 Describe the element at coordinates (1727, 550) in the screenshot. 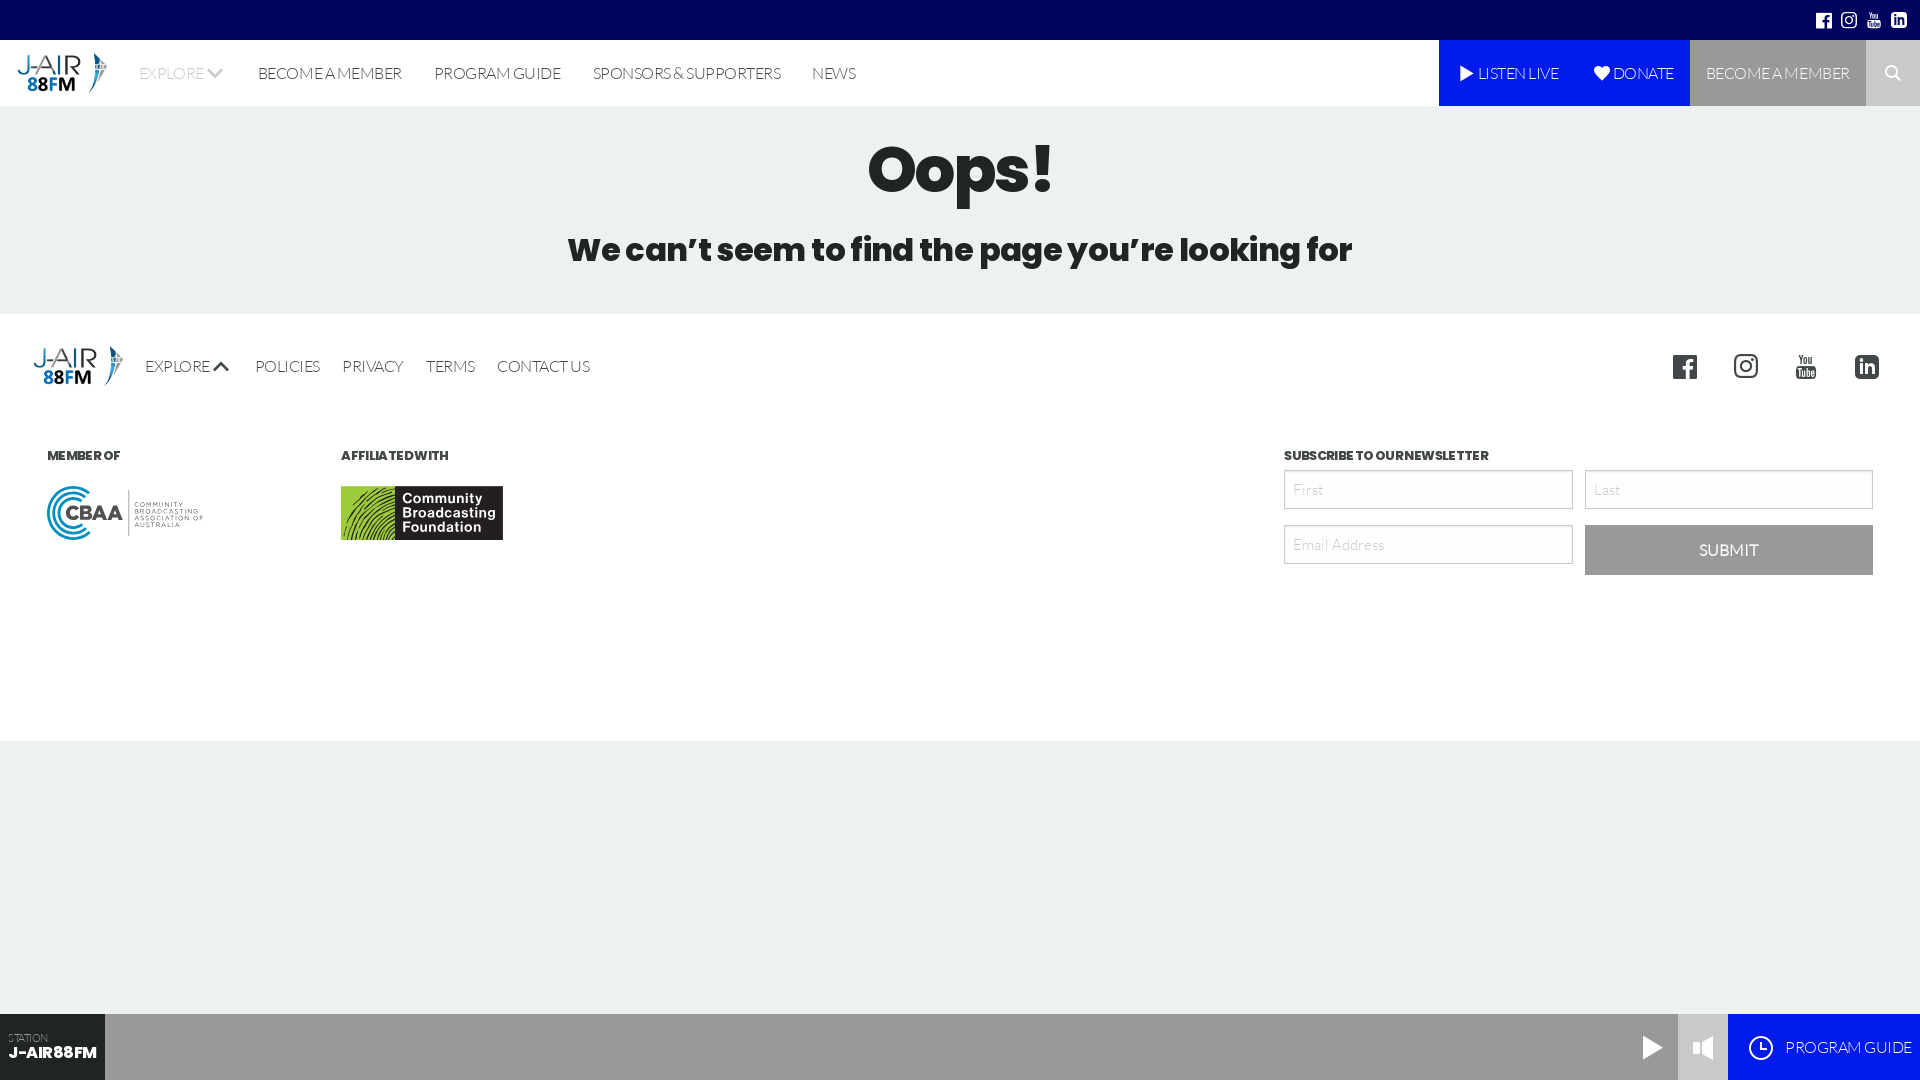

I see `'Submit'` at that location.